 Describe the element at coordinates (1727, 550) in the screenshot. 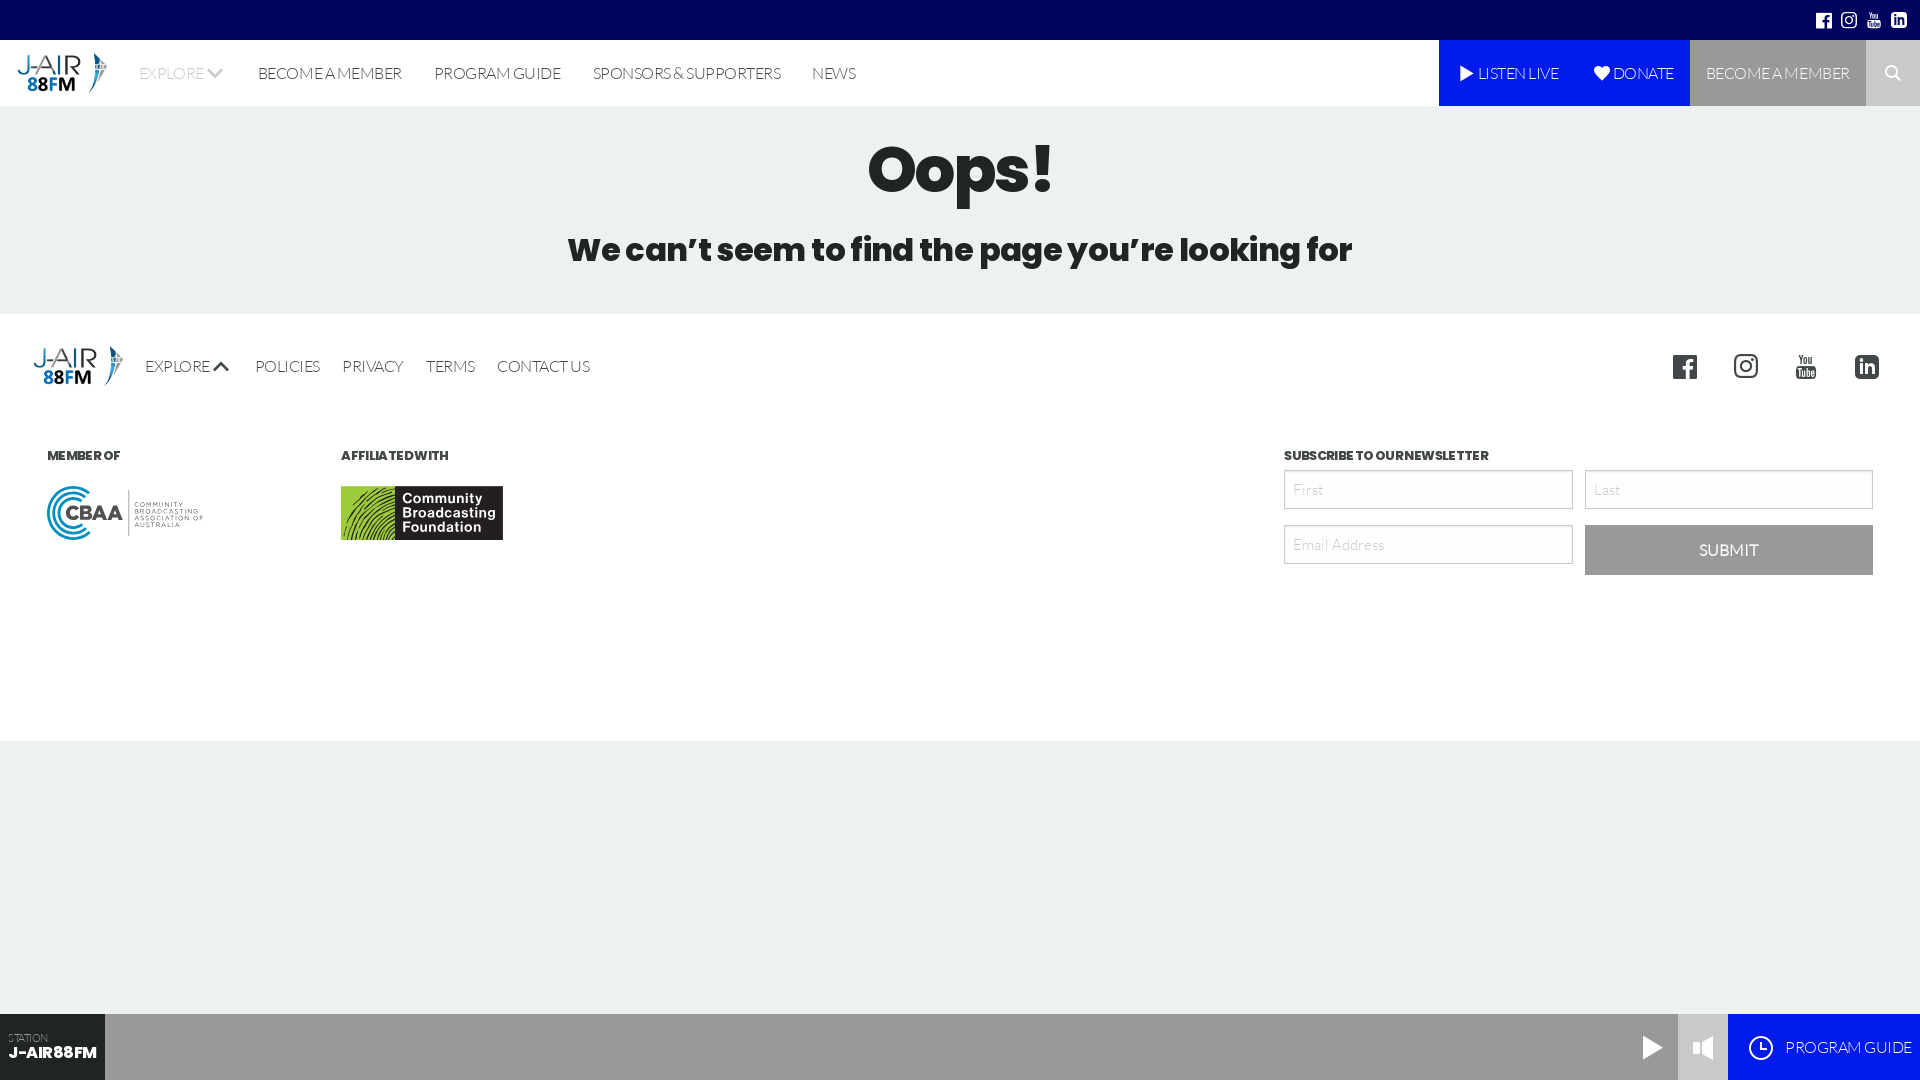

I see `'Submit'` at that location.